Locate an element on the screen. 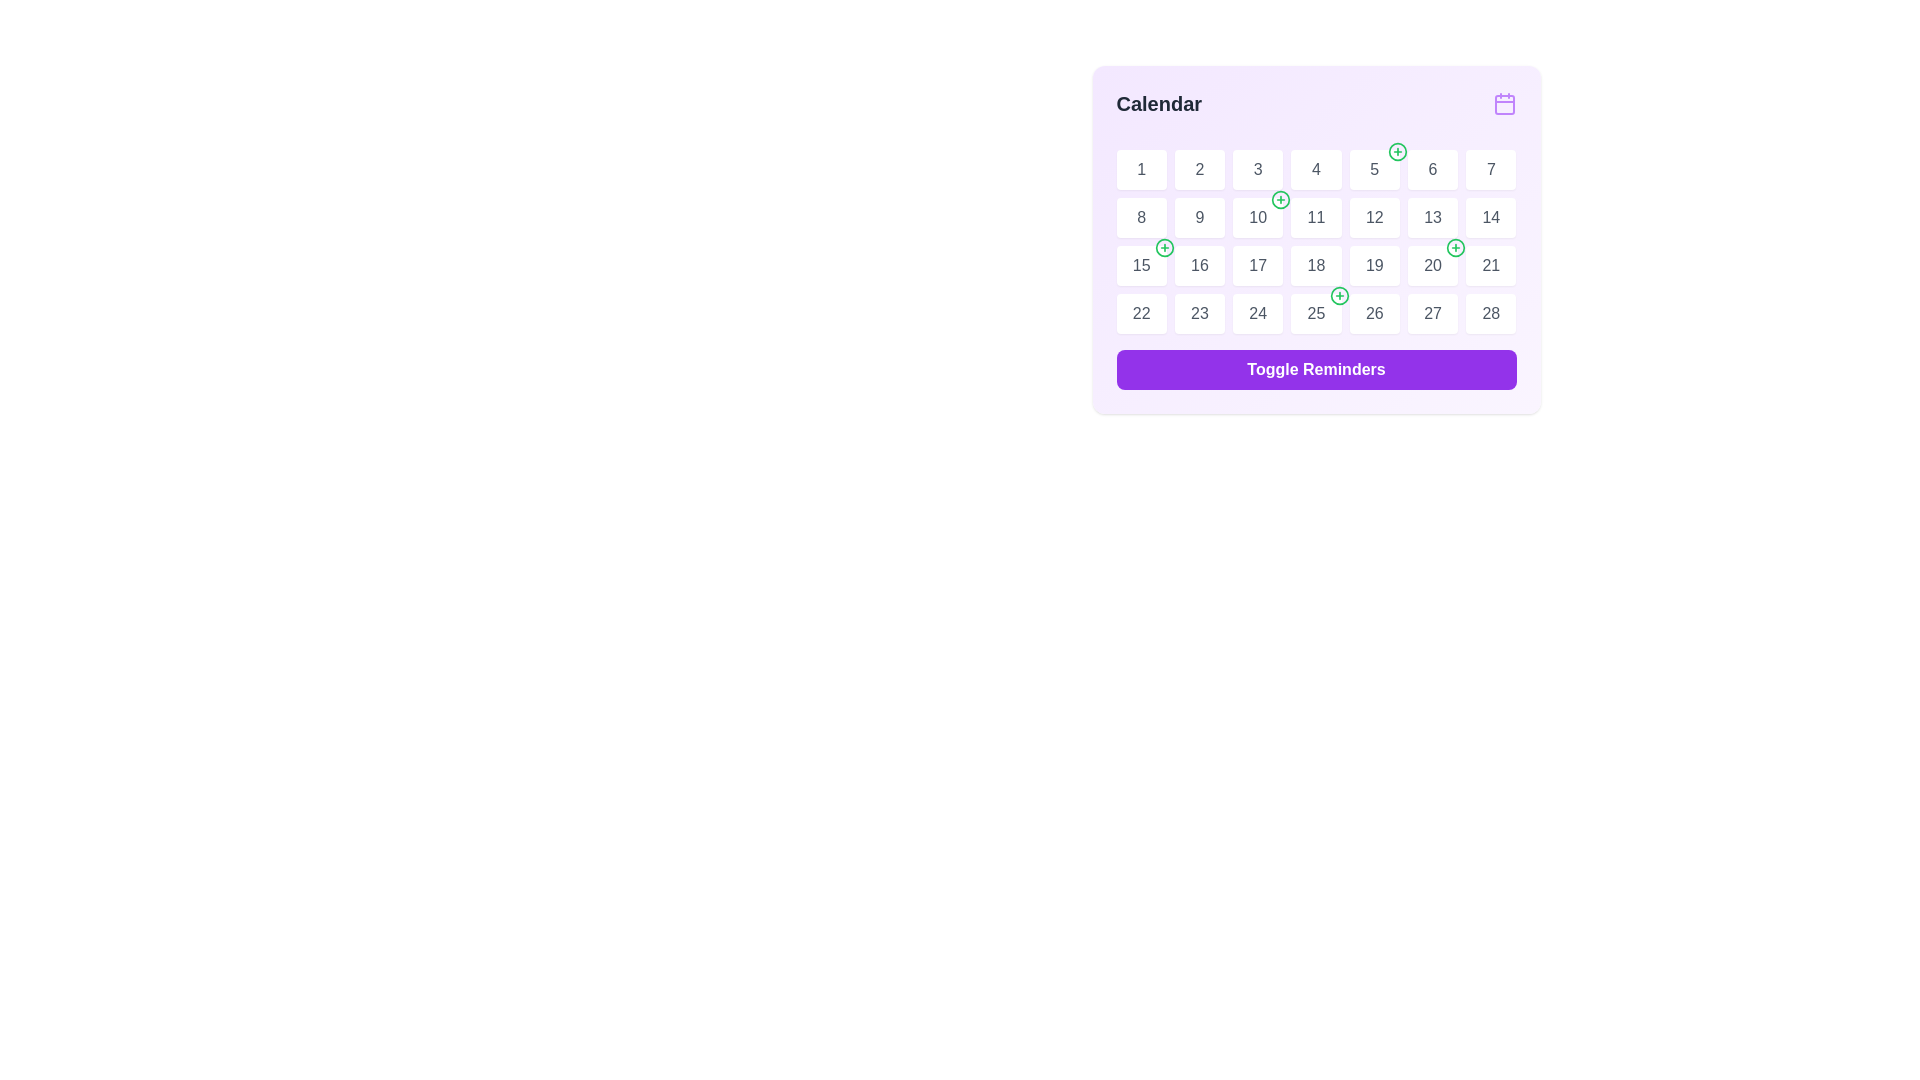  the text label displaying the numeral '11' in gray color, which is part of the date calendar layout and located in the second row and fourth column of the grid is located at coordinates (1316, 217).